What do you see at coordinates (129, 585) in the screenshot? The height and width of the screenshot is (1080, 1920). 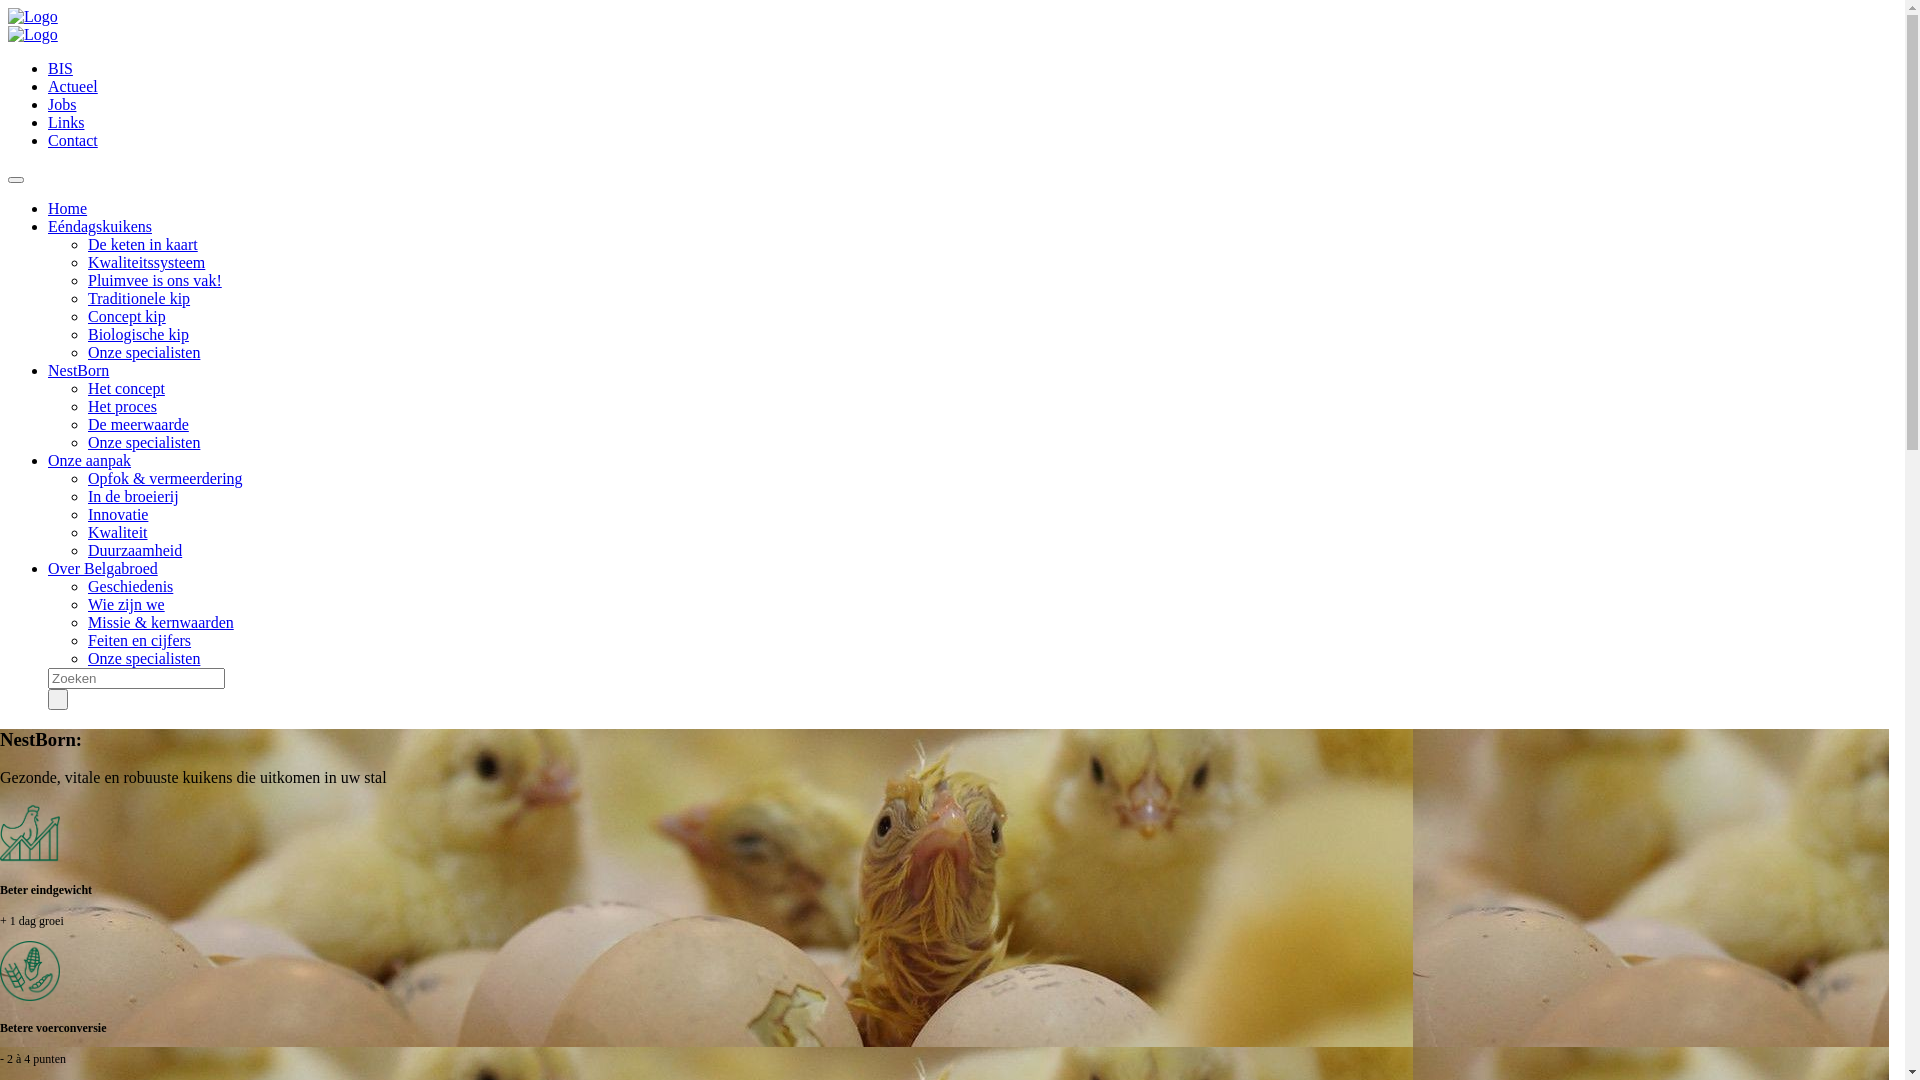 I see `'Geschiedenis'` at bounding box center [129, 585].